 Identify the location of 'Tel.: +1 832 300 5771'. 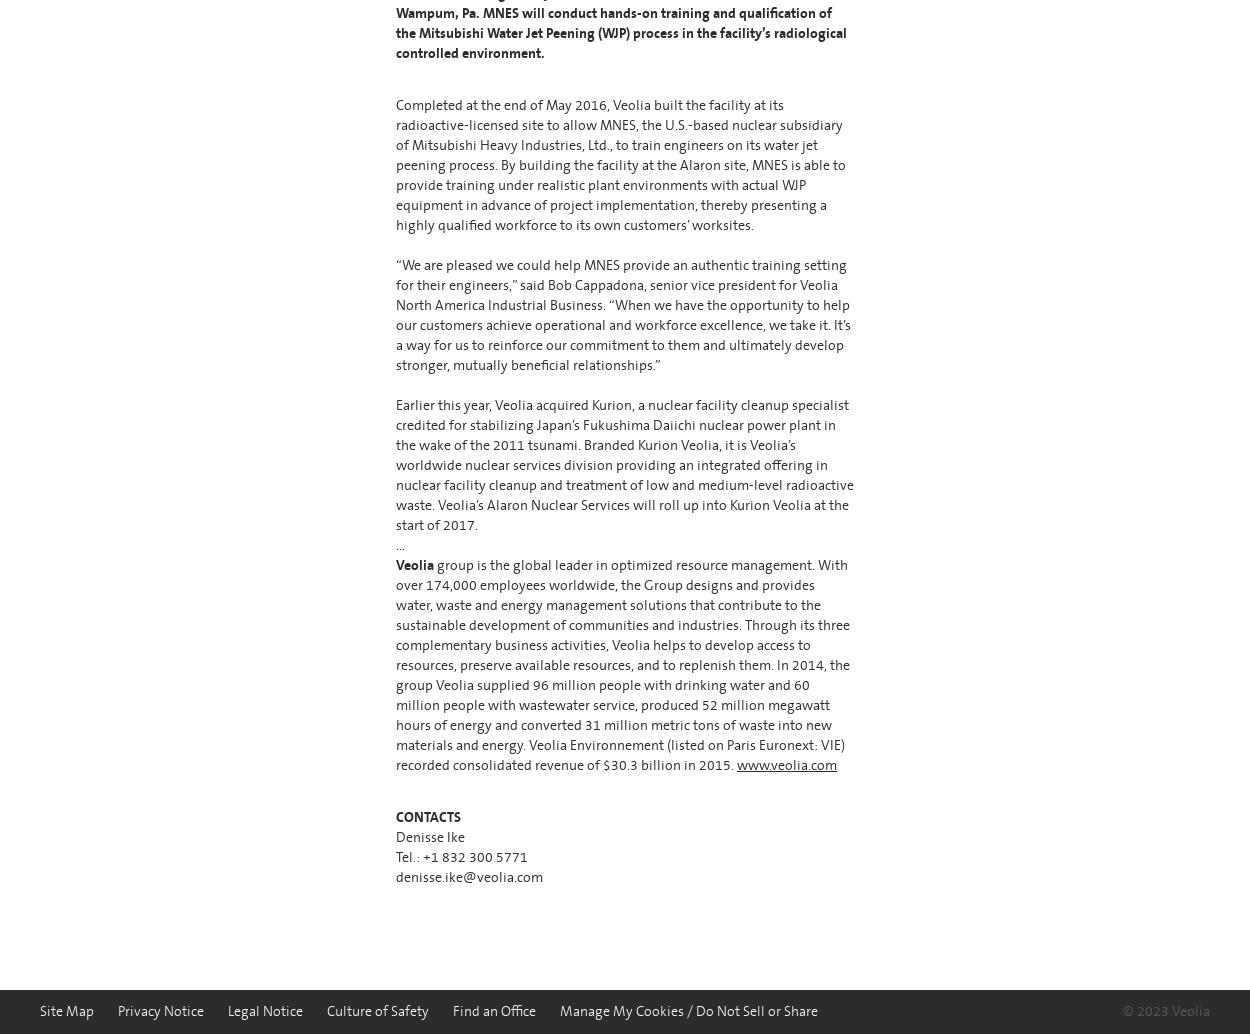
(461, 856).